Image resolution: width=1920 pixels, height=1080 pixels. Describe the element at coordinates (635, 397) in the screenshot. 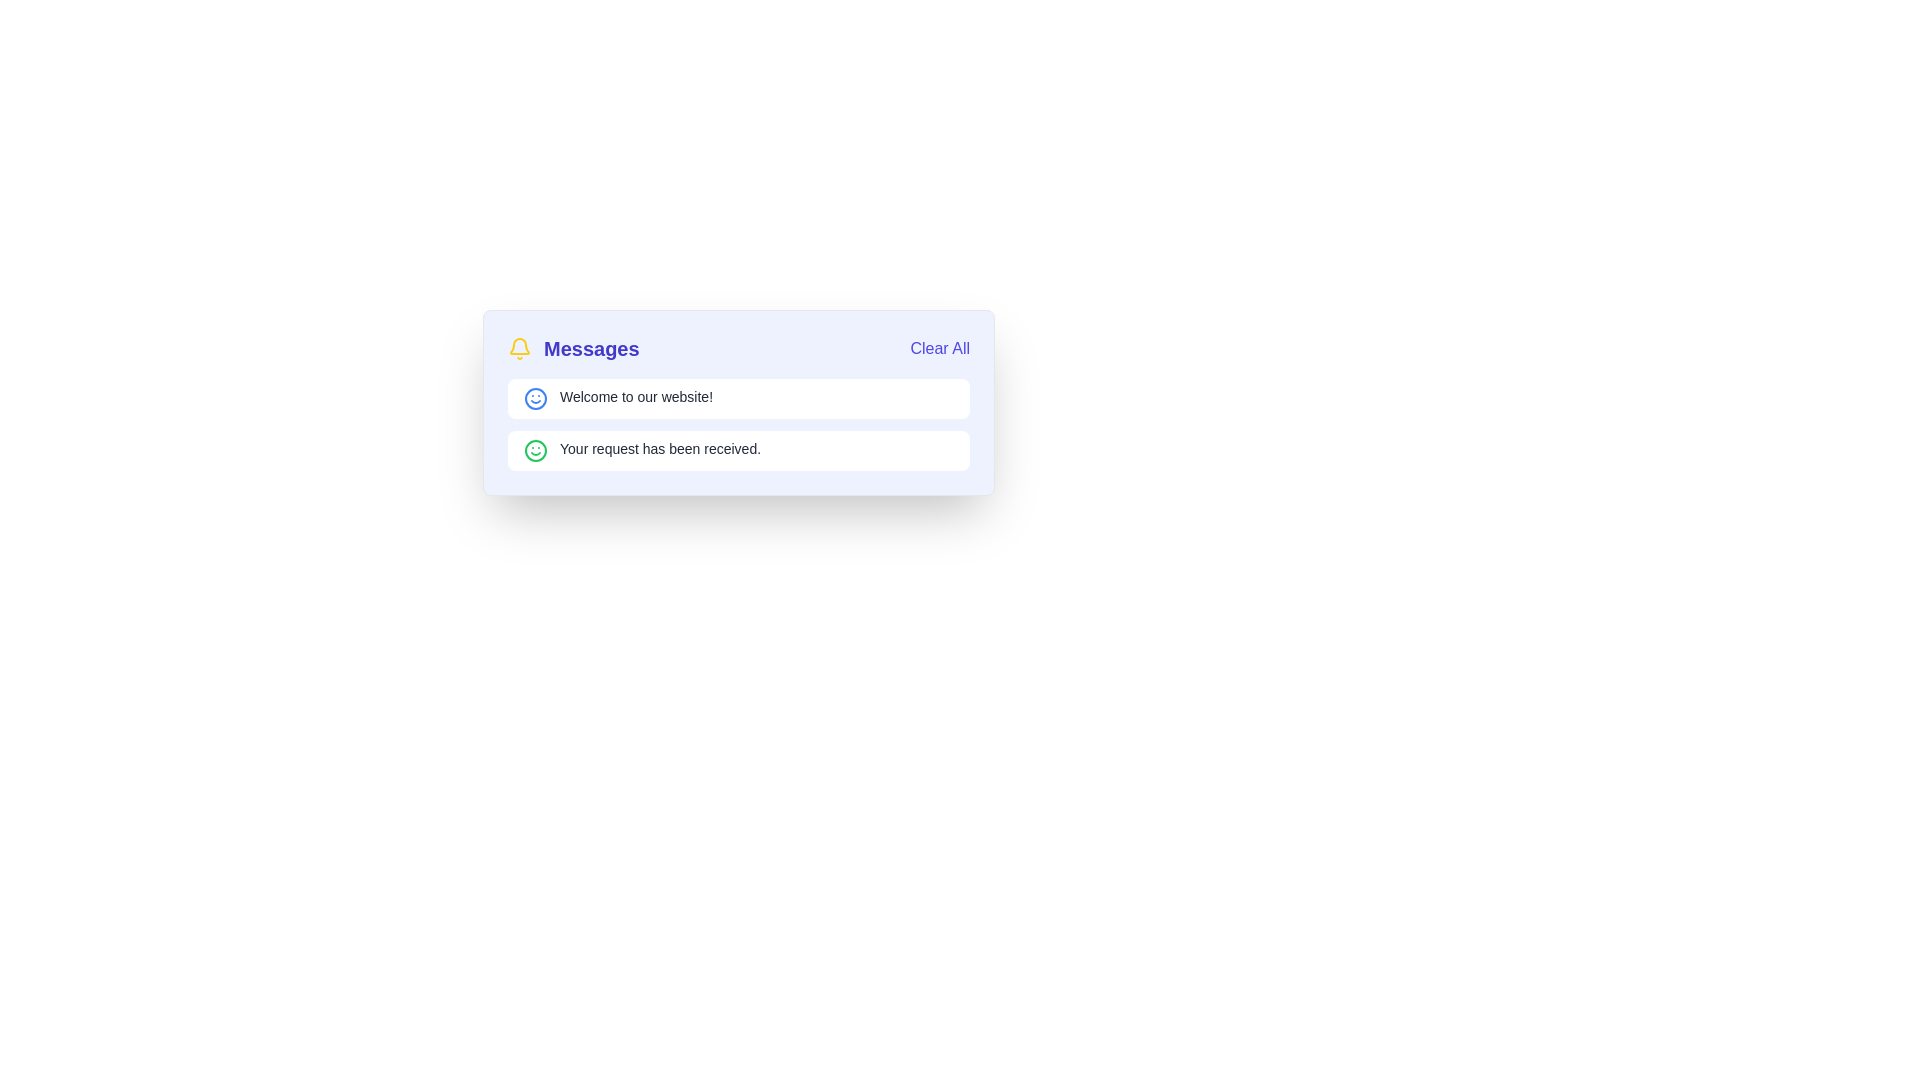

I see `the text 'Welcome to our website!' which is displayed in a small, gray-colored font next to a blue smiley emoji icon` at that location.